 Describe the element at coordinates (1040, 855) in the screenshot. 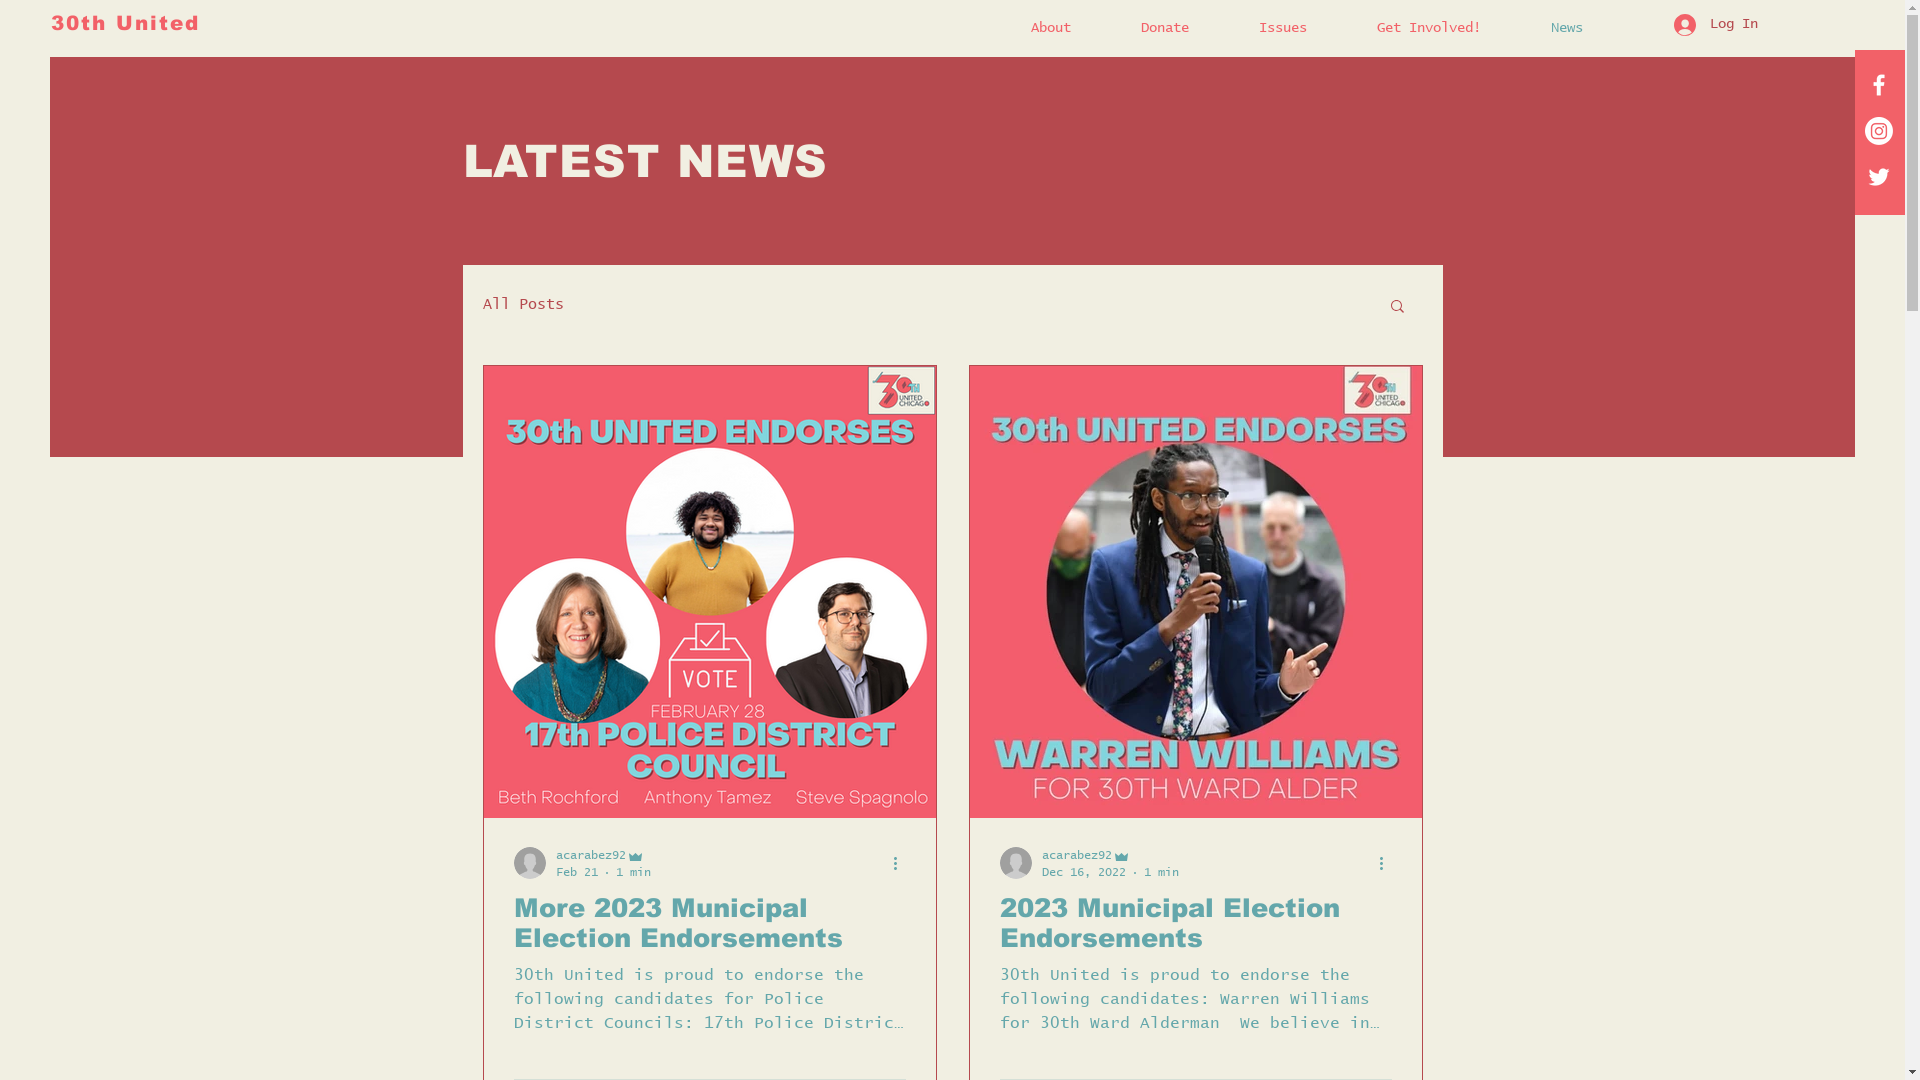

I see `'acarabez92'` at that location.